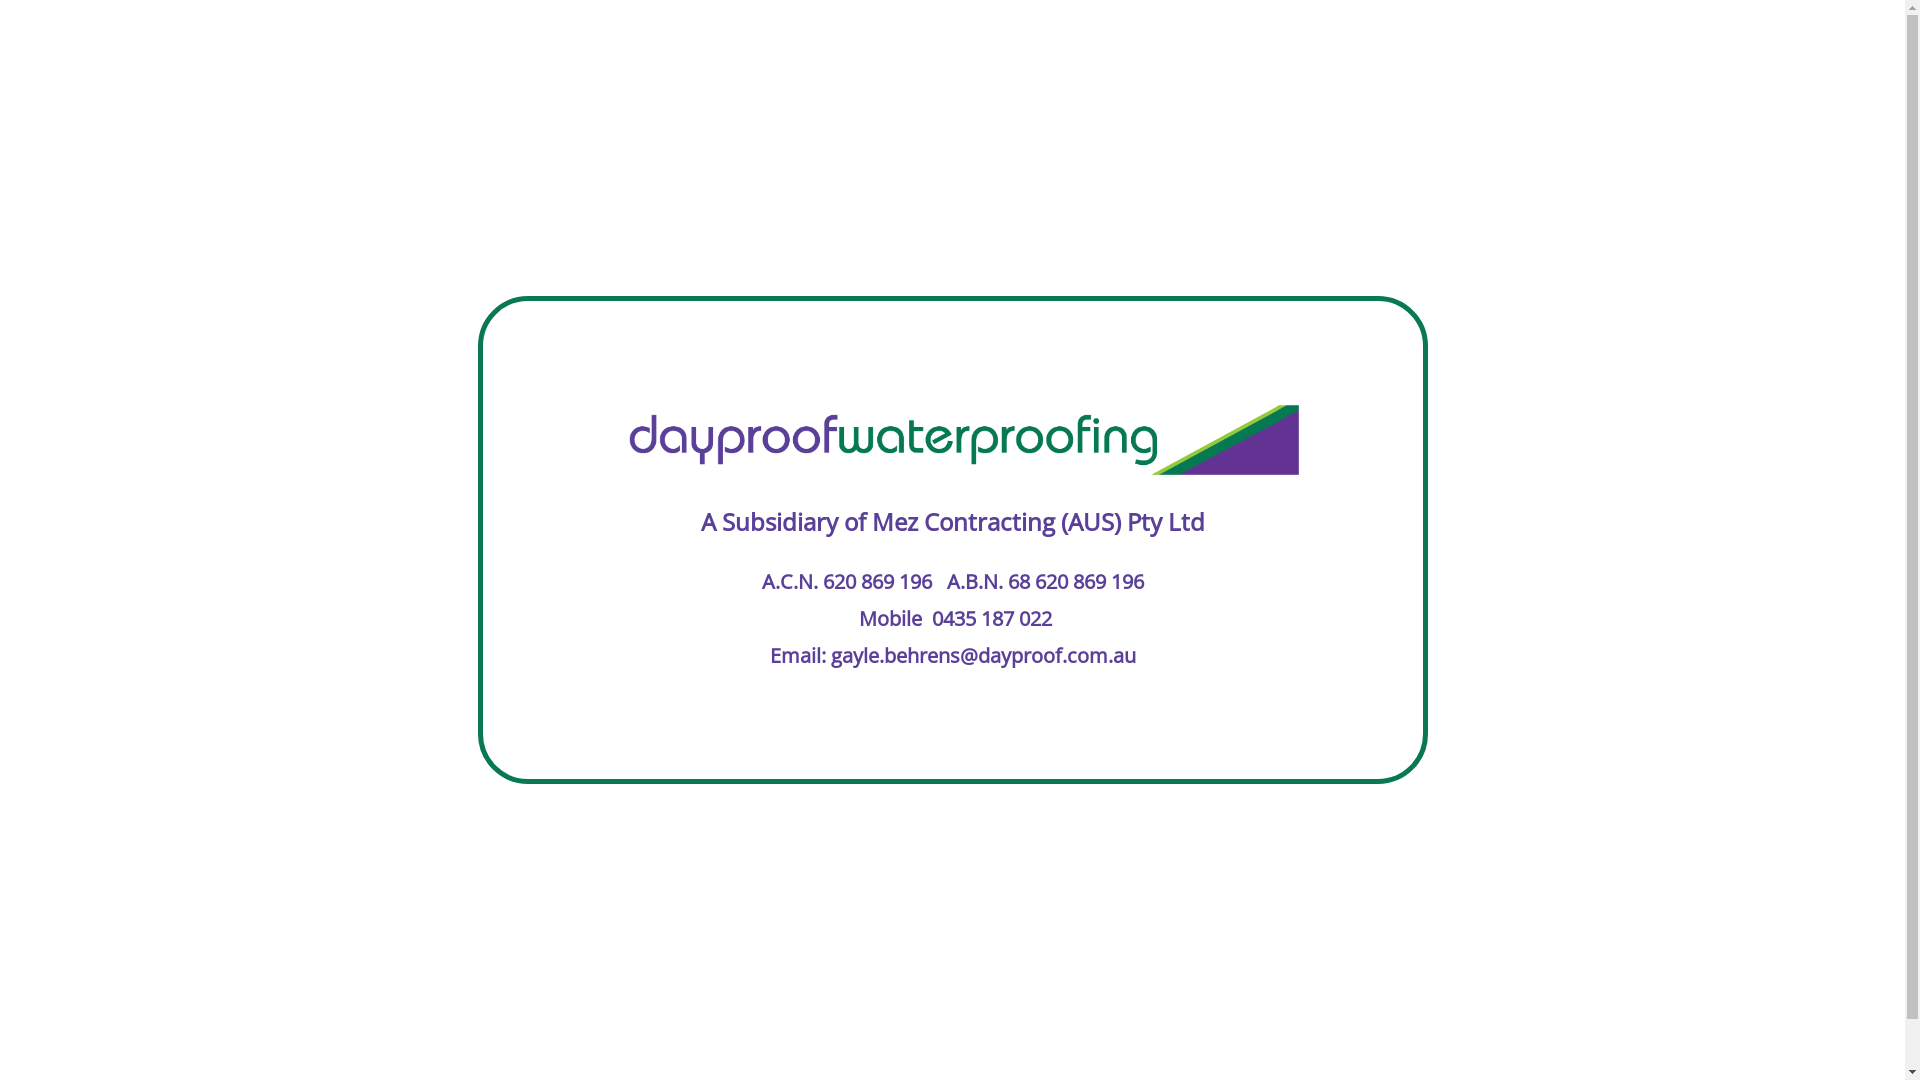 The width and height of the screenshot is (1920, 1080). What do you see at coordinates (982, 655) in the screenshot?
I see `'gayle.behrens@dayproof.com.au'` at bounding box center [982, 655].